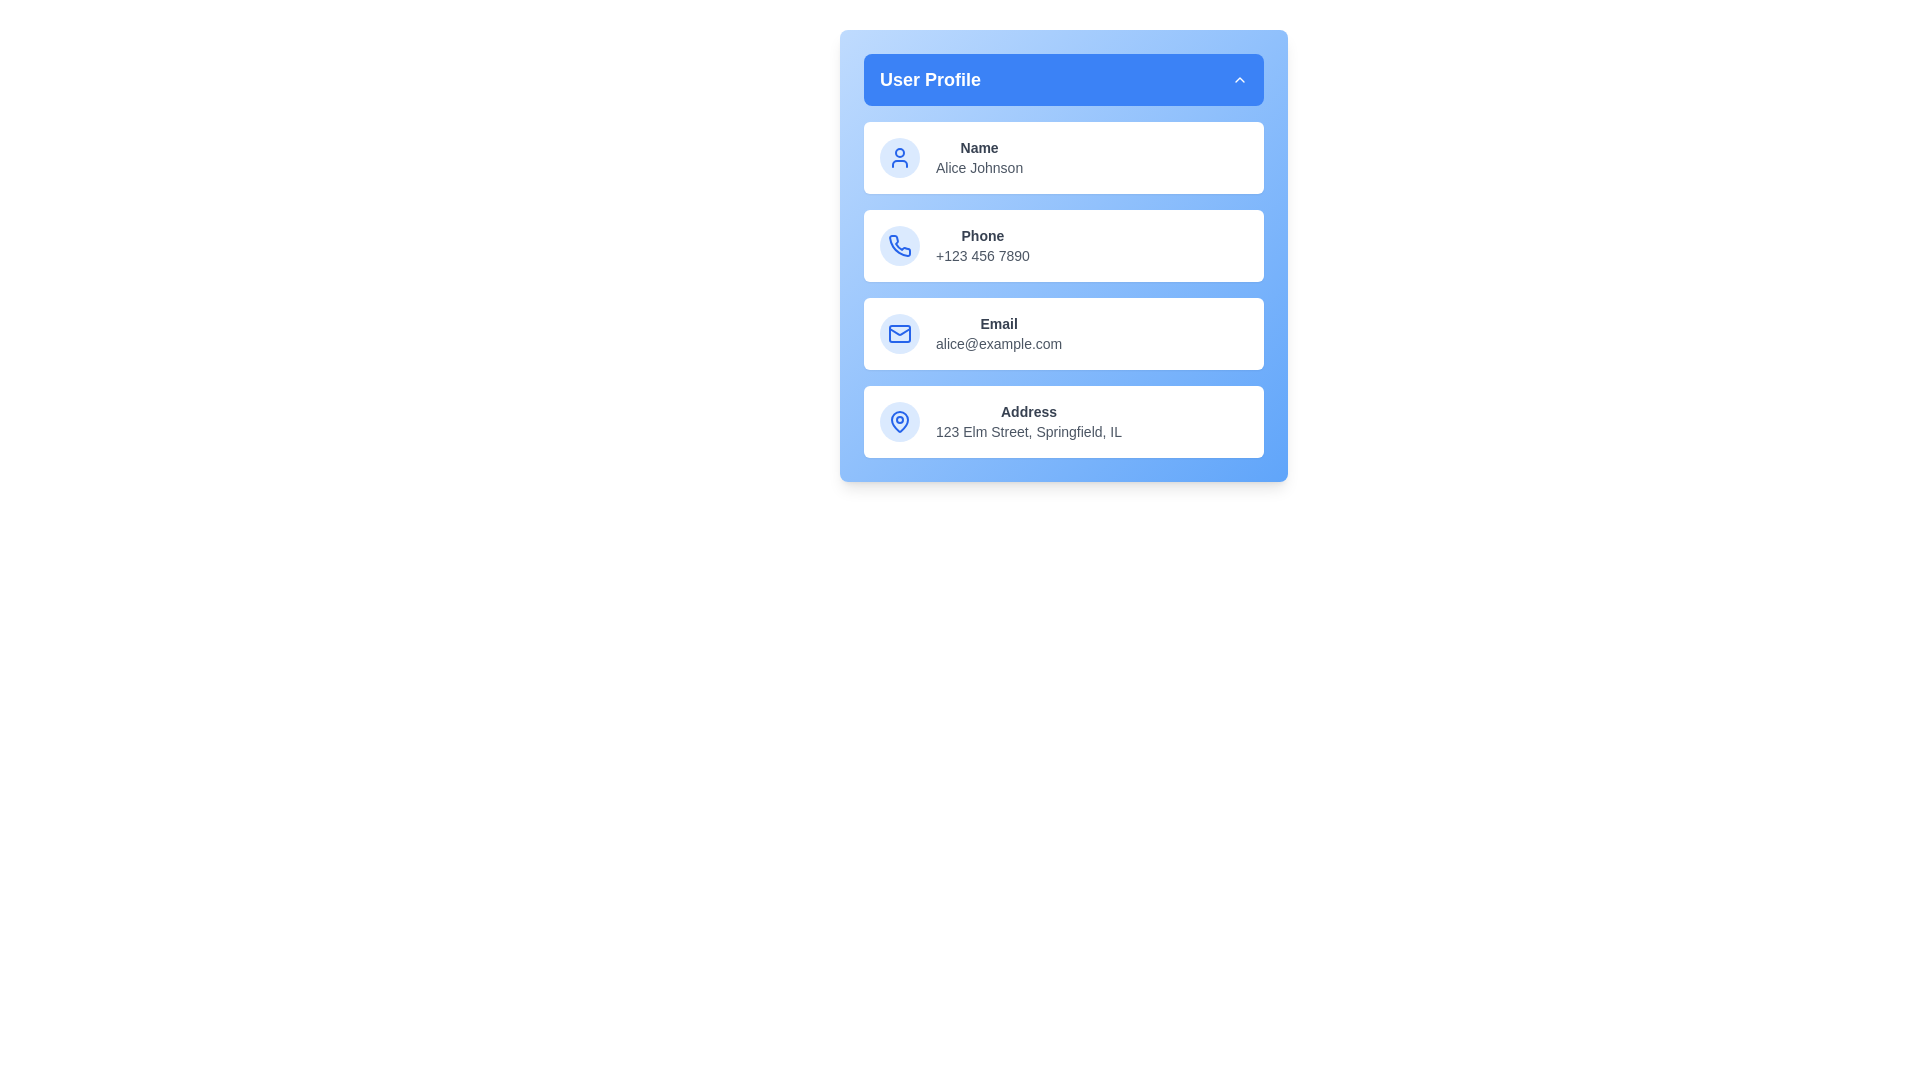 This screenshot has height=1080, width=1920. I want to click on the email icon located at the top-left corner of the 'Email' section in the user profile card, which is adjacent to the text 'Email' and 'alice@example.com', so click(899, 333).